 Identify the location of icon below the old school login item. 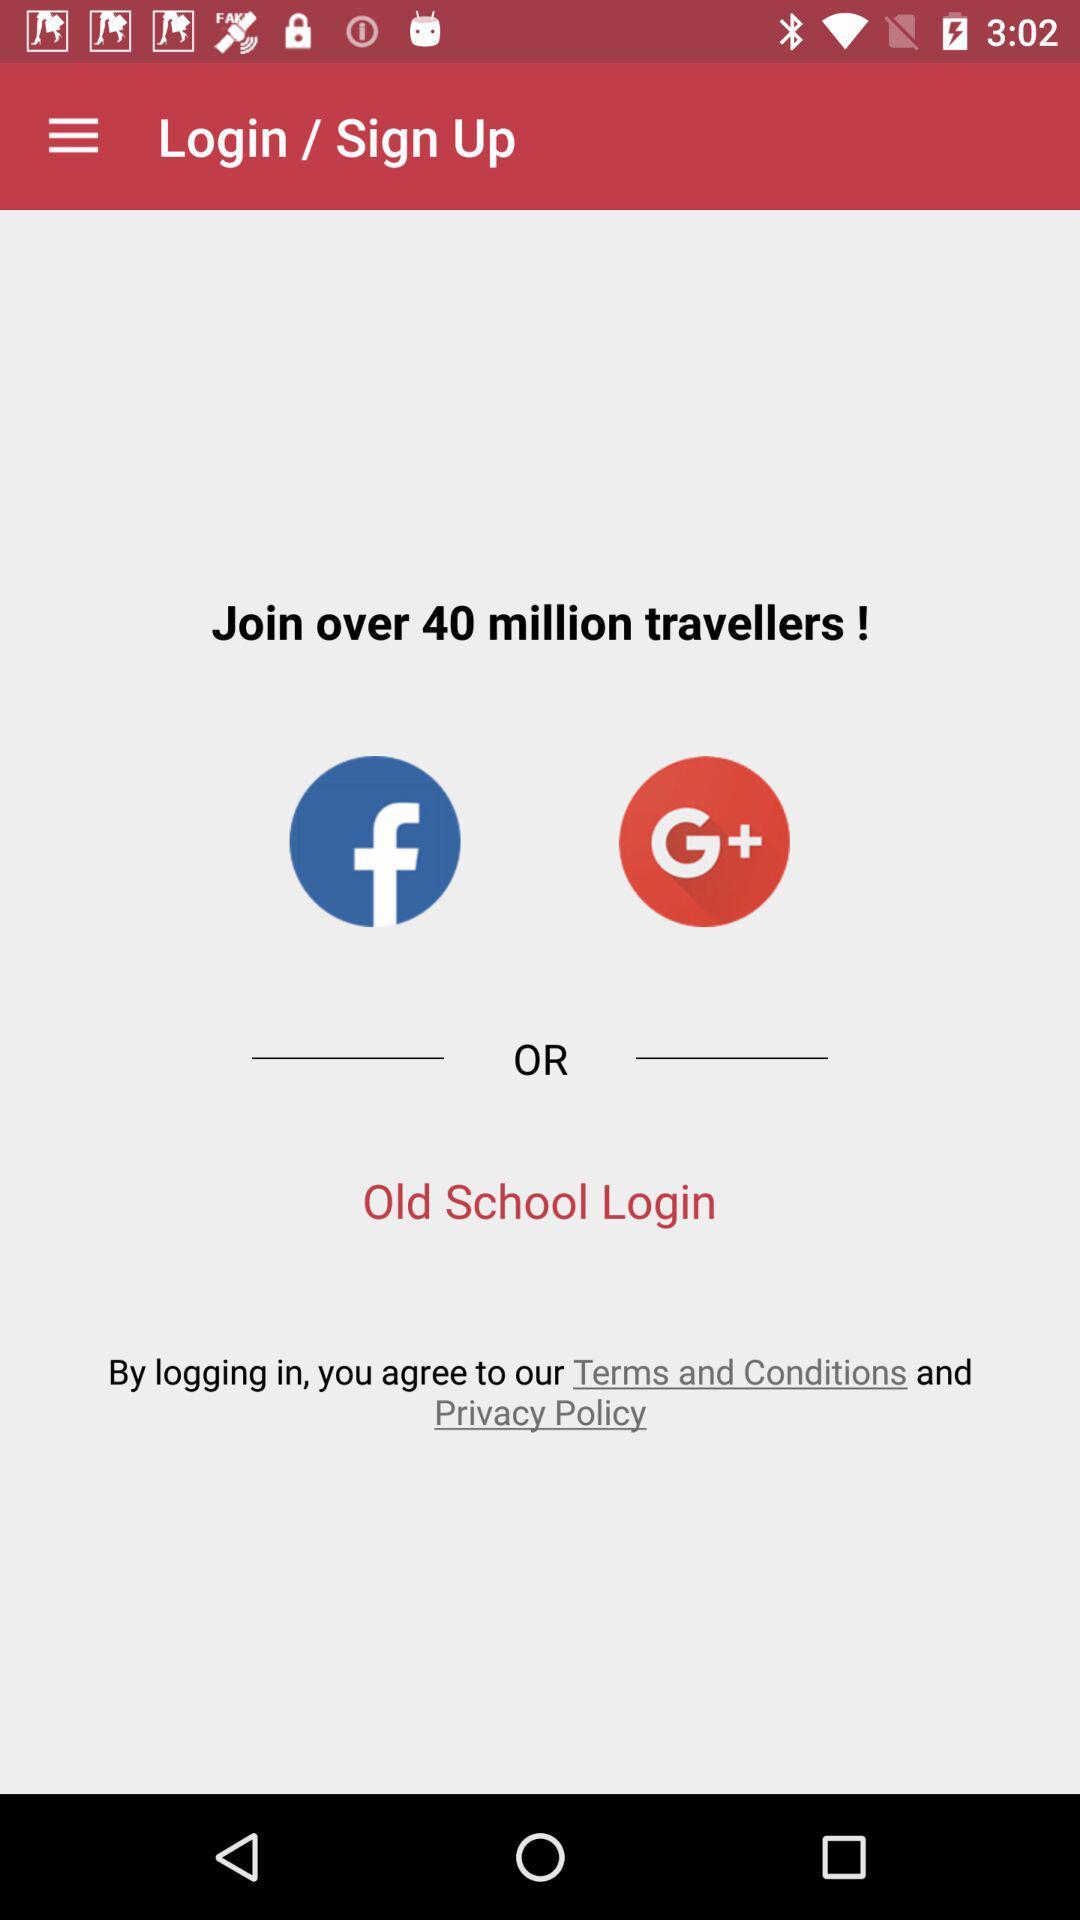
(540, 1390).